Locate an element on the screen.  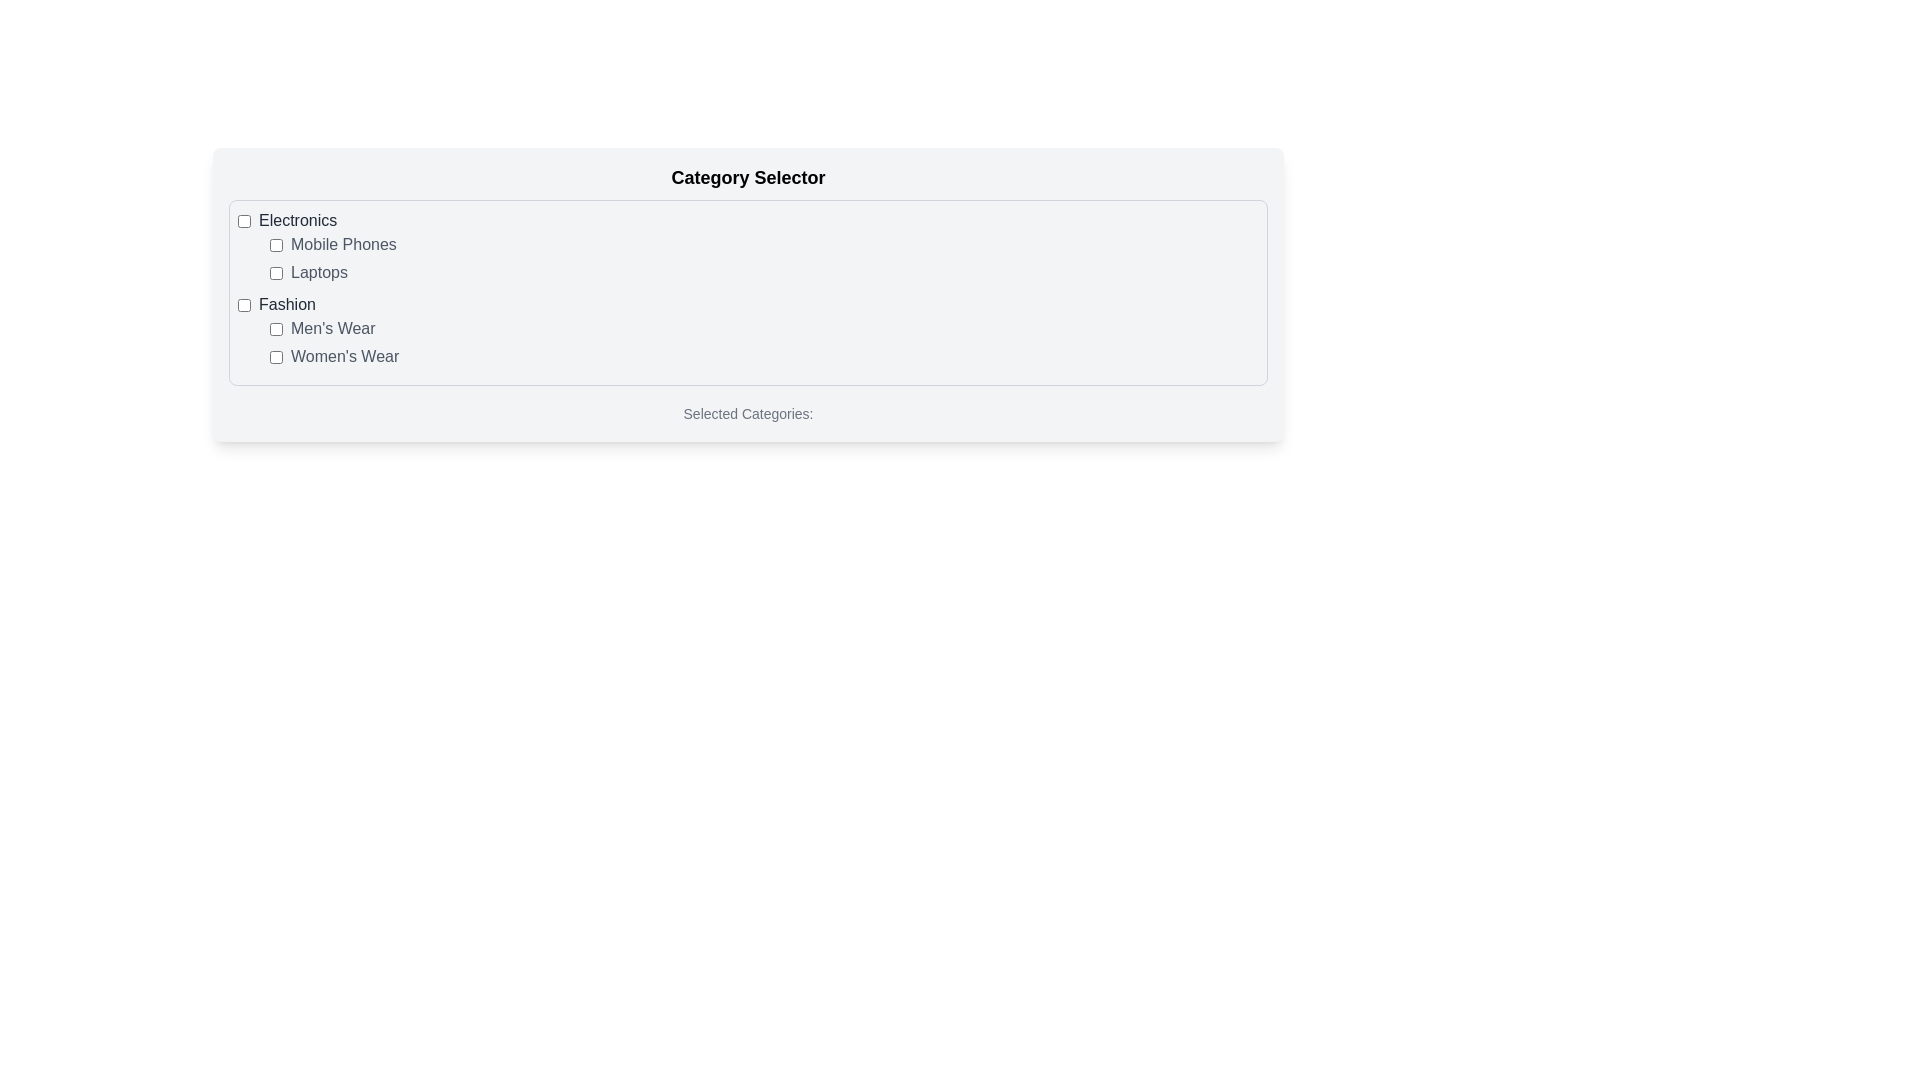
the checkbox located to the left of the 'Women's Wear' label to prepare it for keyboard interaction is located at coordinates (275, 356).